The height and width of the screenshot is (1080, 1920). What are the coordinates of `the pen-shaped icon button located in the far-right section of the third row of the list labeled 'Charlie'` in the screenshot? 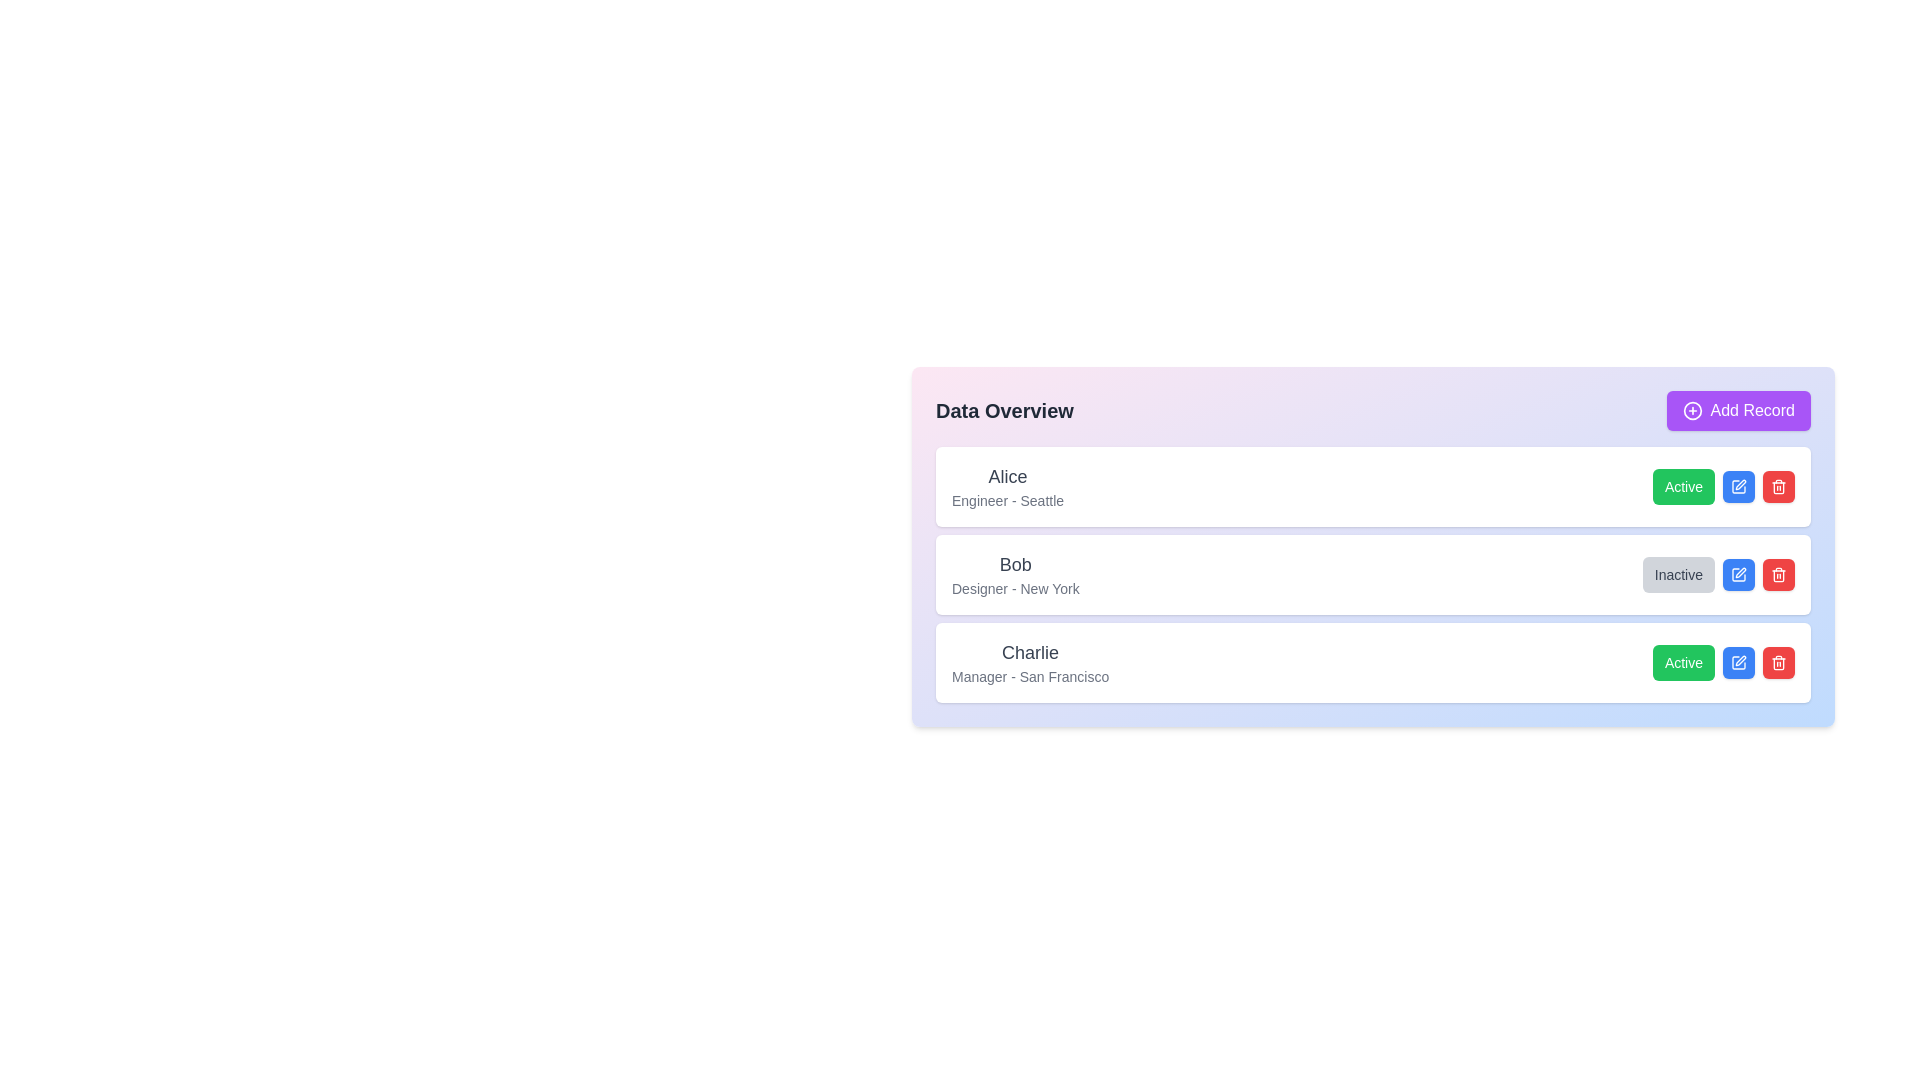 It's located at (1740, 485).